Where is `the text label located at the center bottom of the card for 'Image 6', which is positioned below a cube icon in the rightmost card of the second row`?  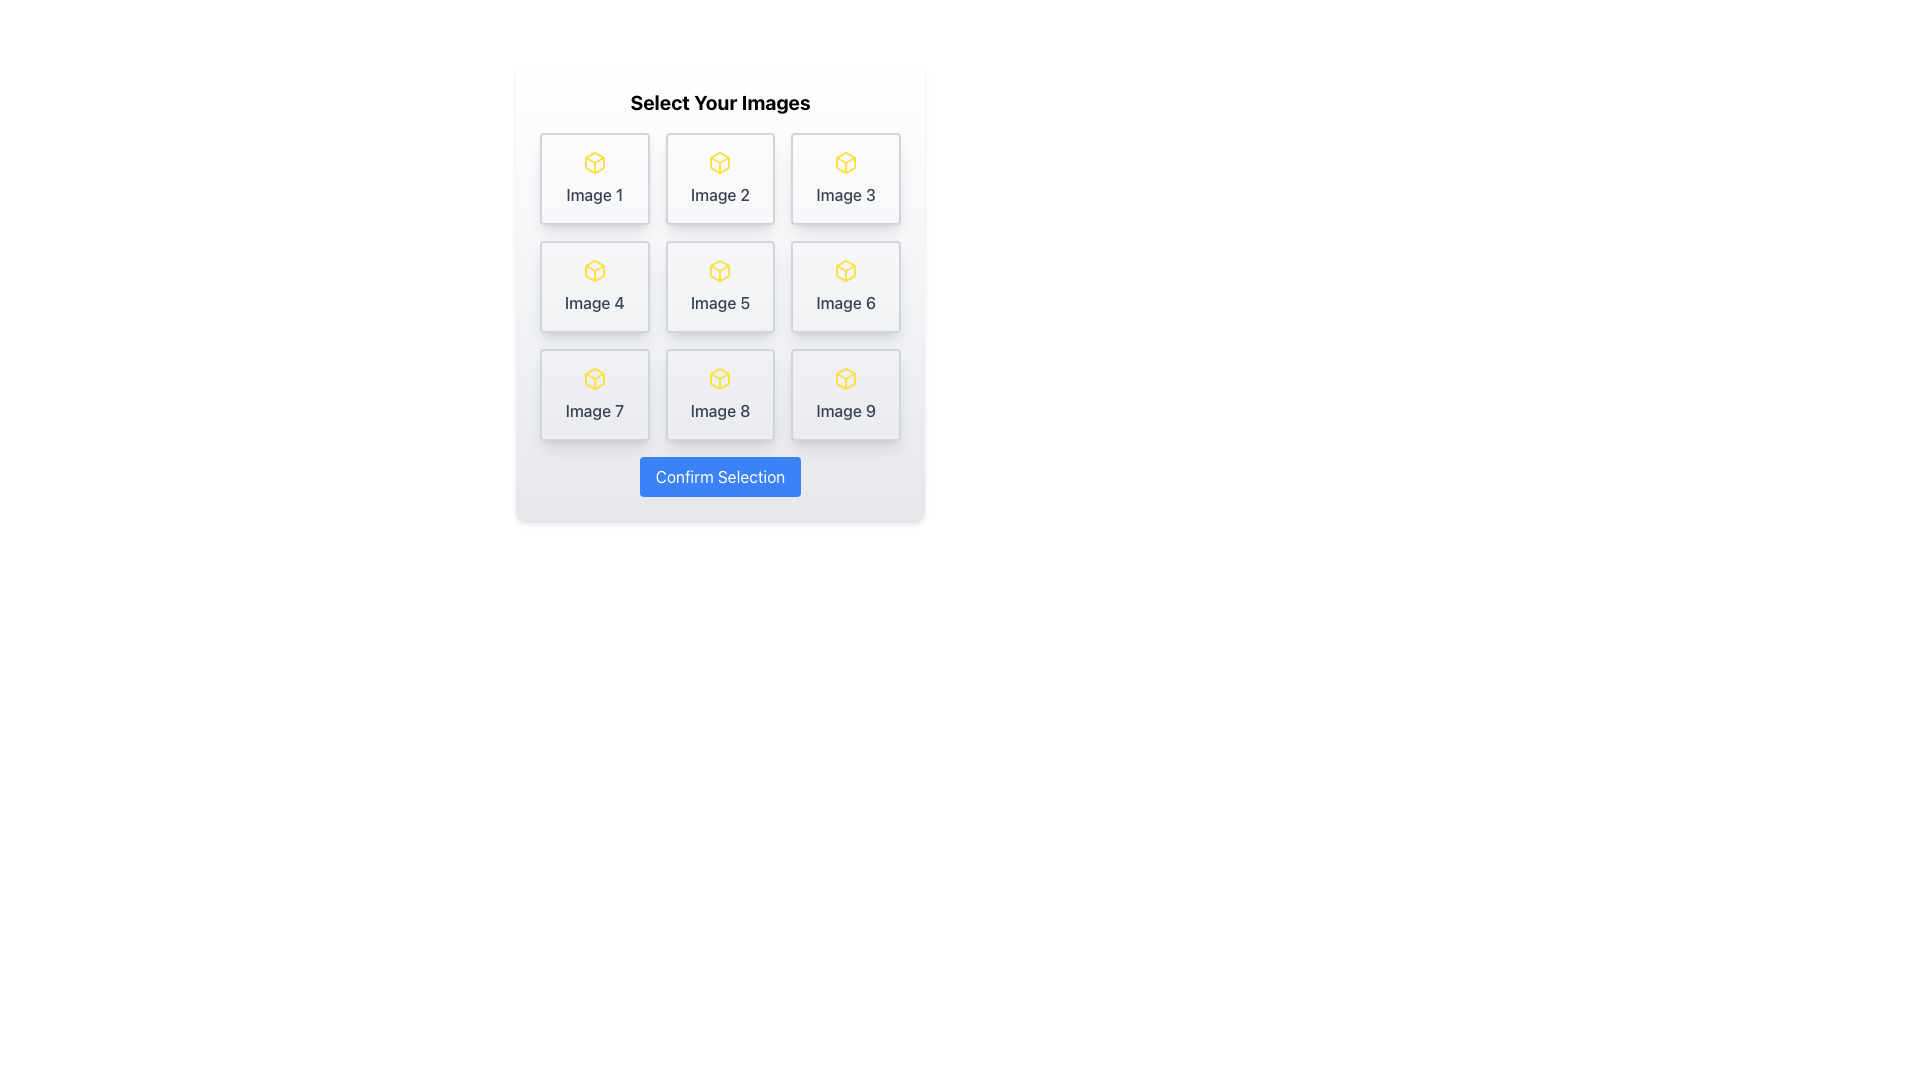
the text label located at the center bottom of the card for 'Image 6', which is positioned below a cube icon in the rightmost card of the second row is located at coordinates (846, 303).